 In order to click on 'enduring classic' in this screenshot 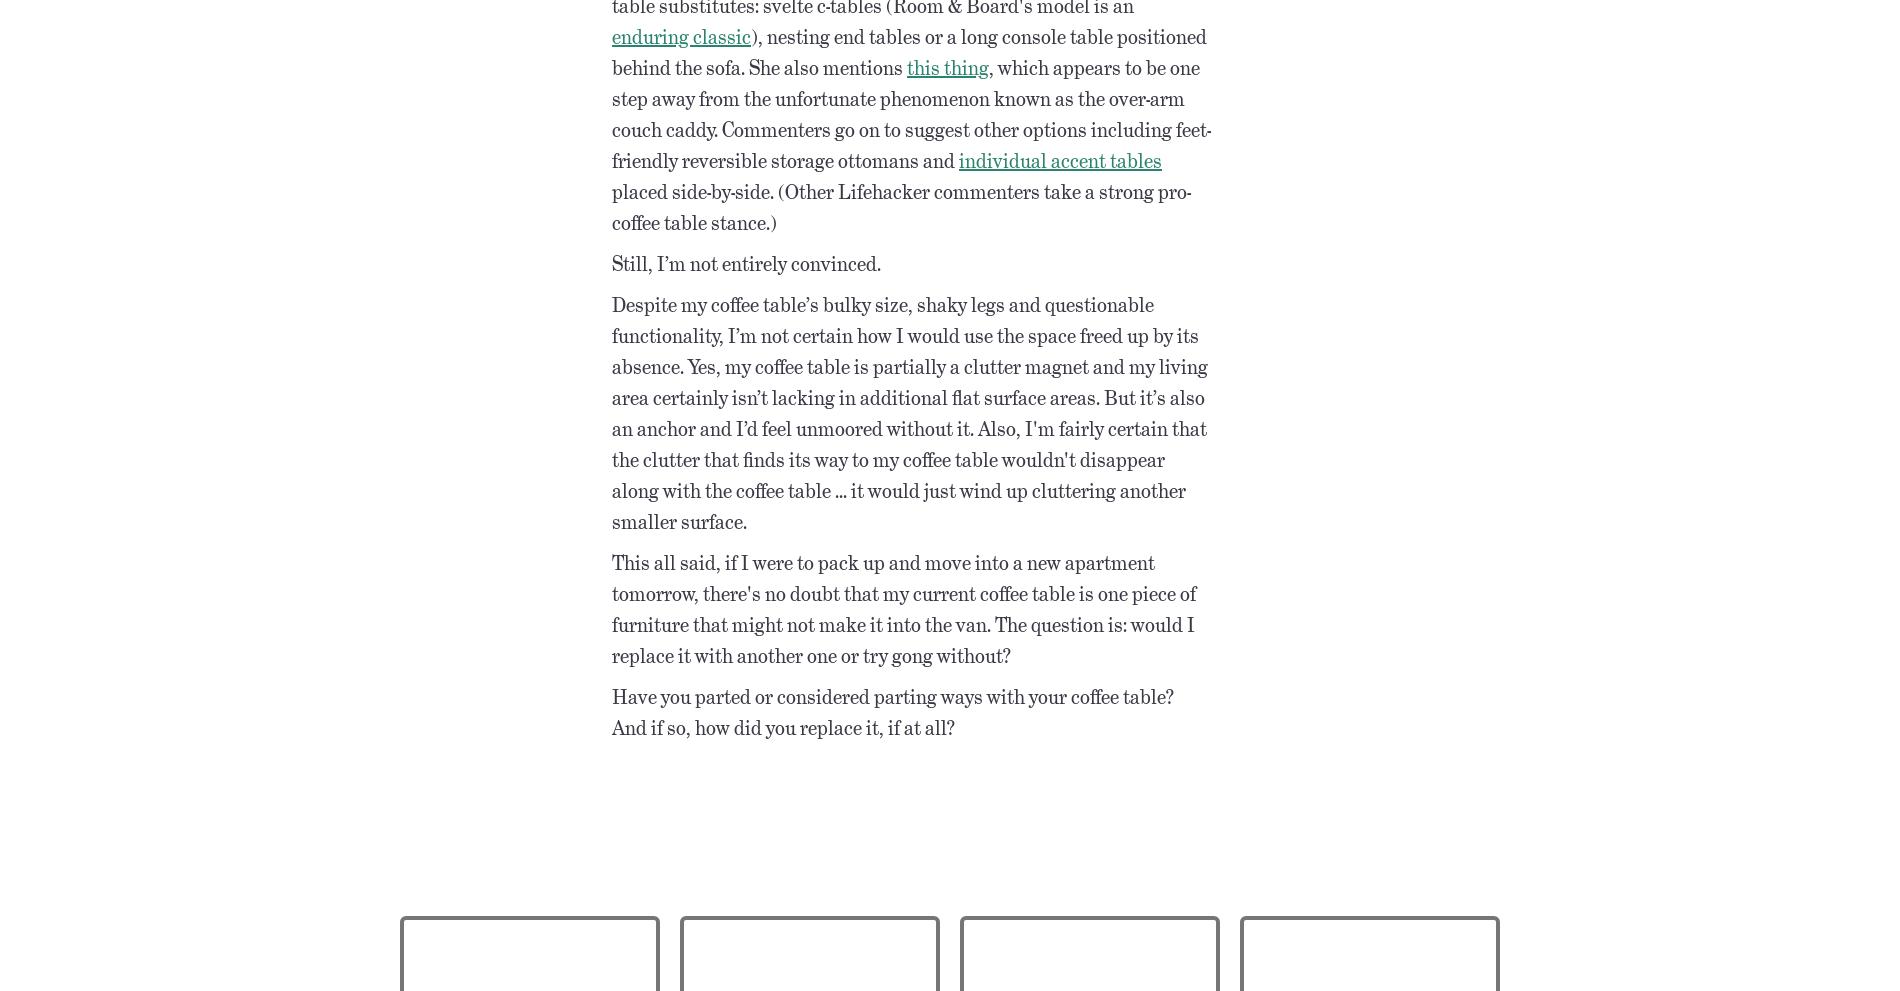, I will do `click(681, 34)`.